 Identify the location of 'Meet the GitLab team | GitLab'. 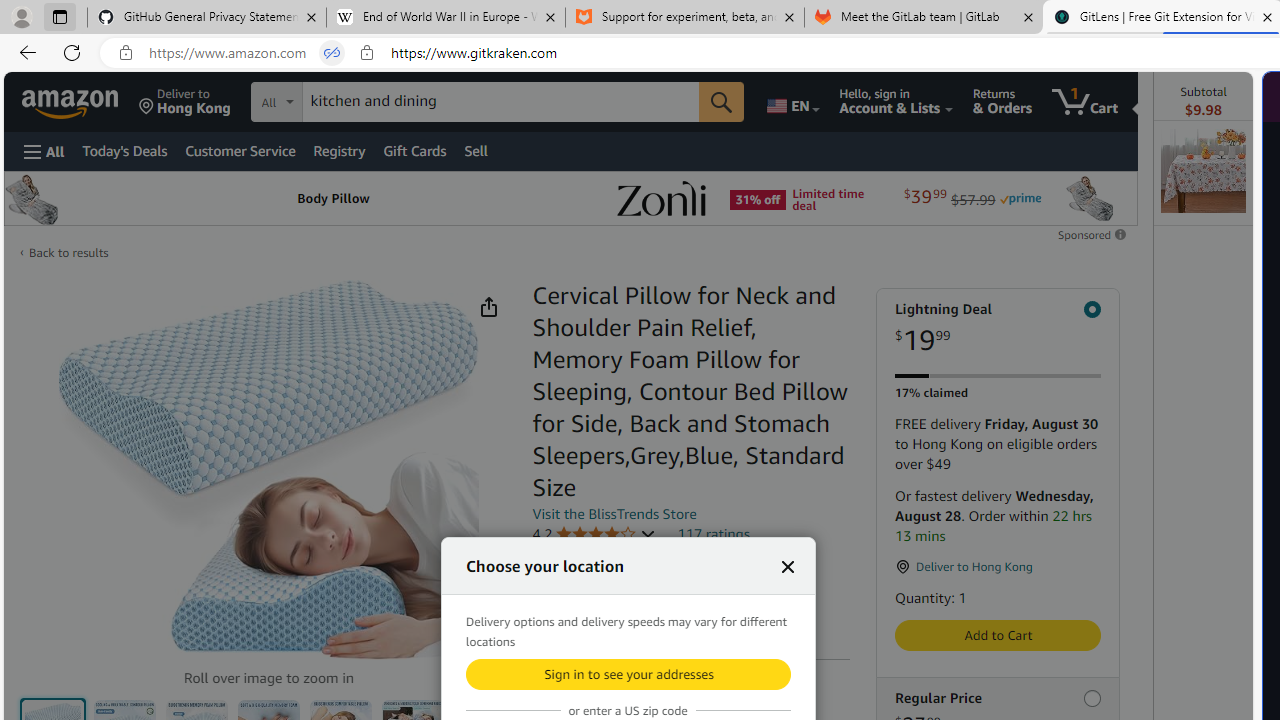
(923, 17).